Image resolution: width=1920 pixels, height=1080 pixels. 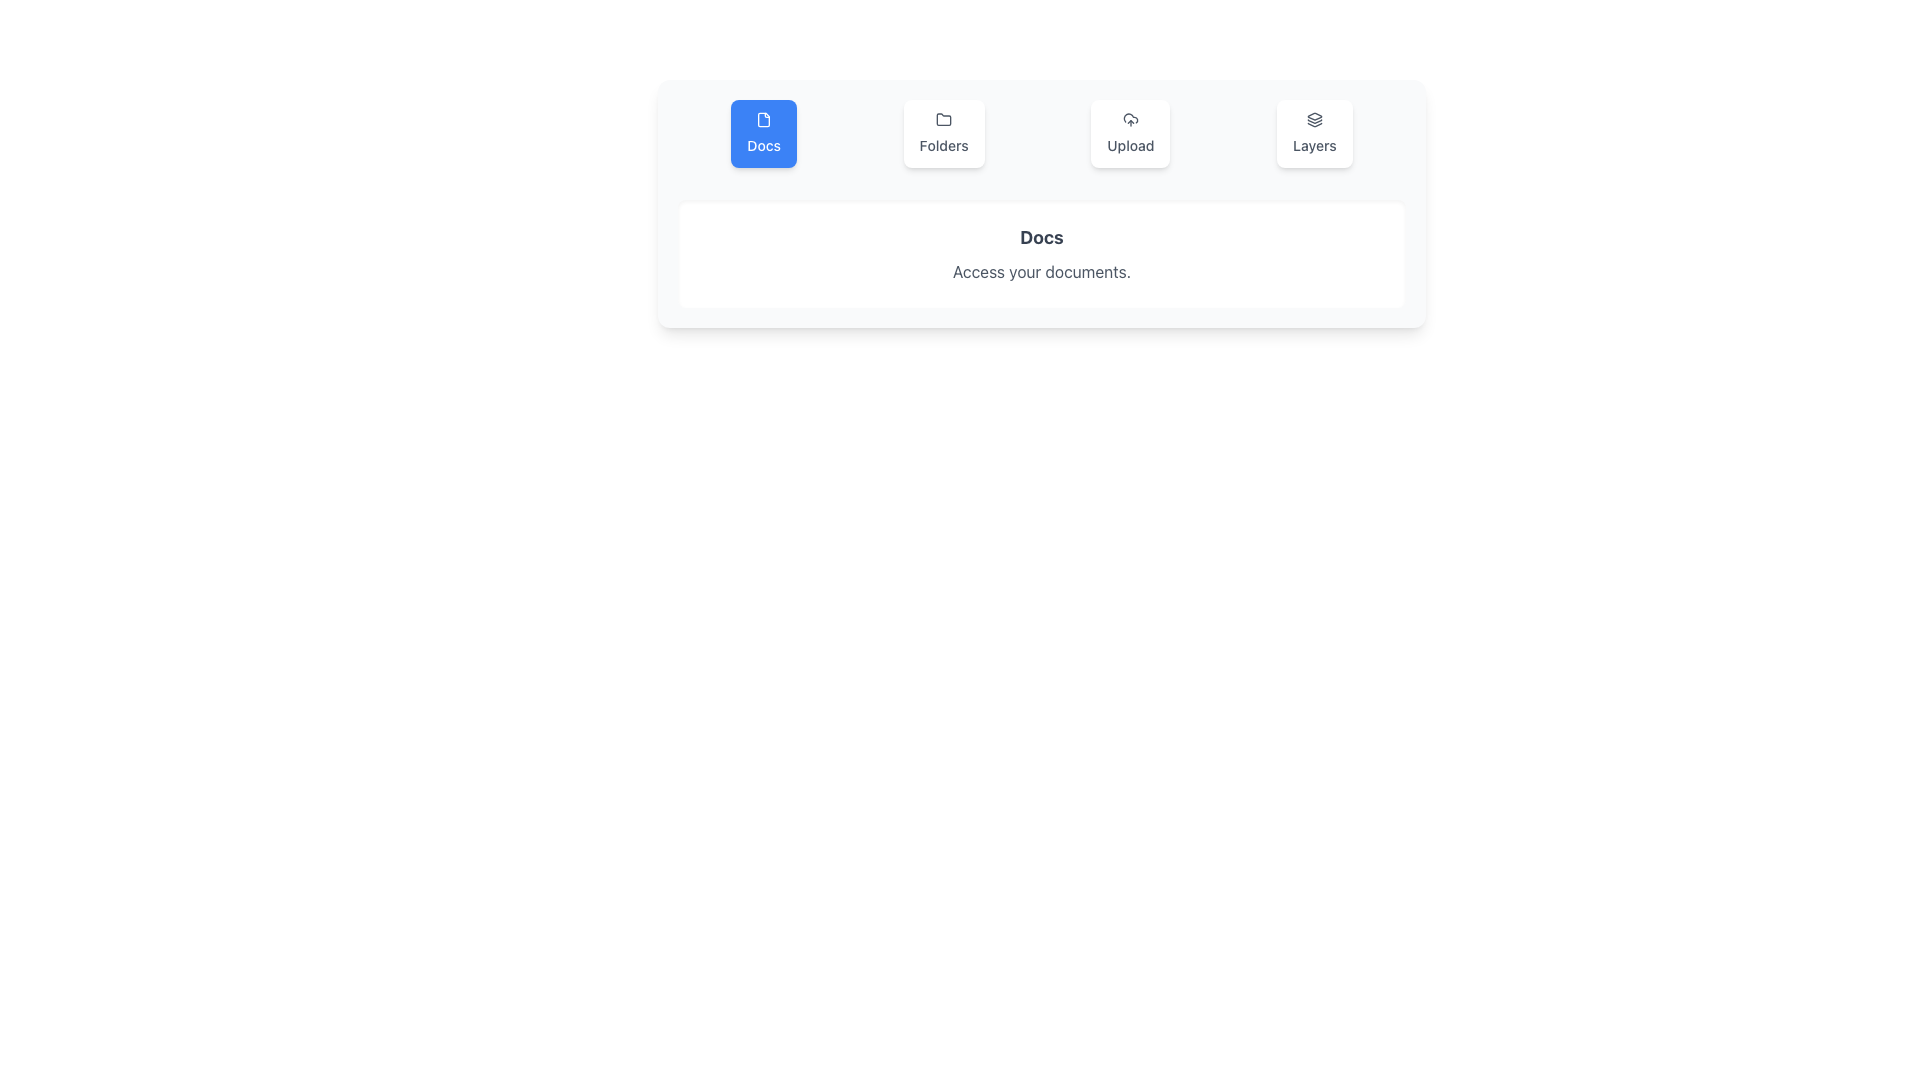 What do you see at coordinates (943, 134) in the screenshot?
I see `the second button in the toolbar` at bounding box center [943, 134].